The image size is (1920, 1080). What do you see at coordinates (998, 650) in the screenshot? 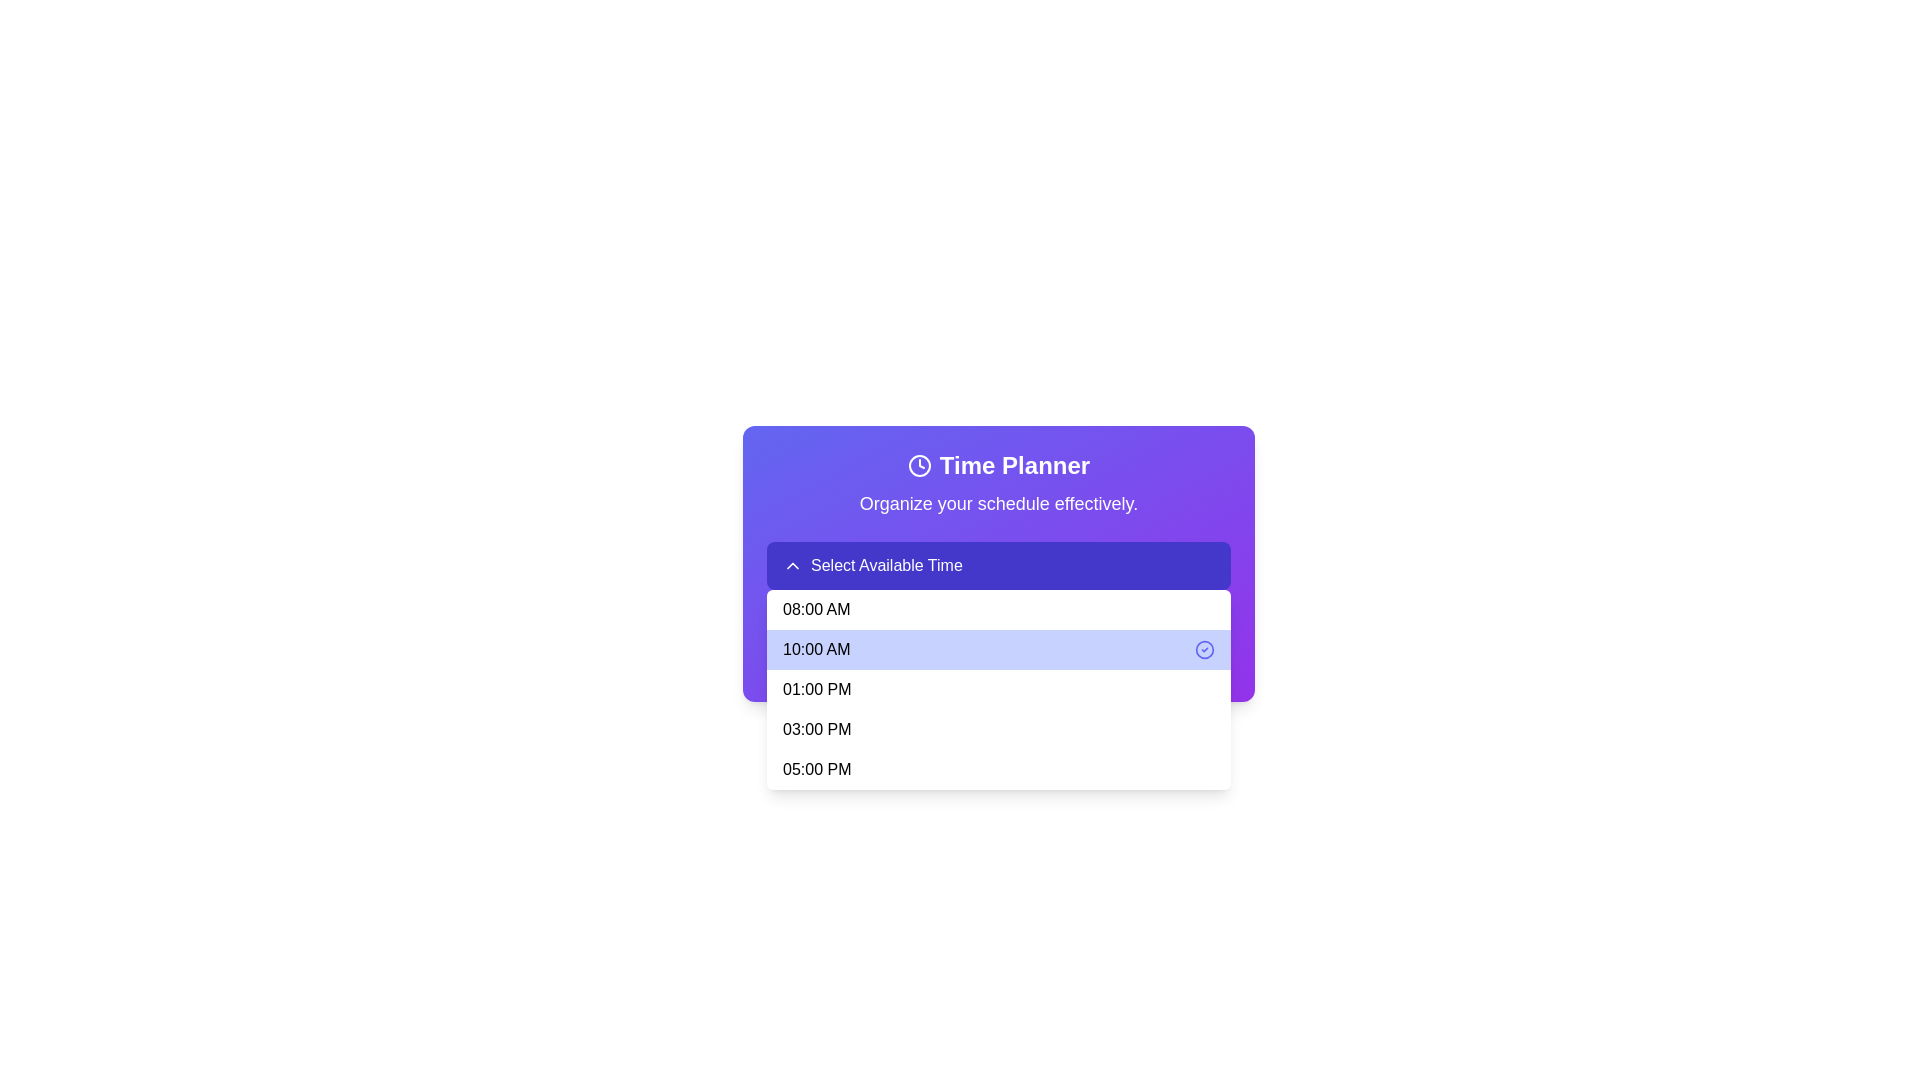
I see `the list item in the dropdown menu that displays '10:00 AM' with a light indigo background` at bounding box center [998, 650].